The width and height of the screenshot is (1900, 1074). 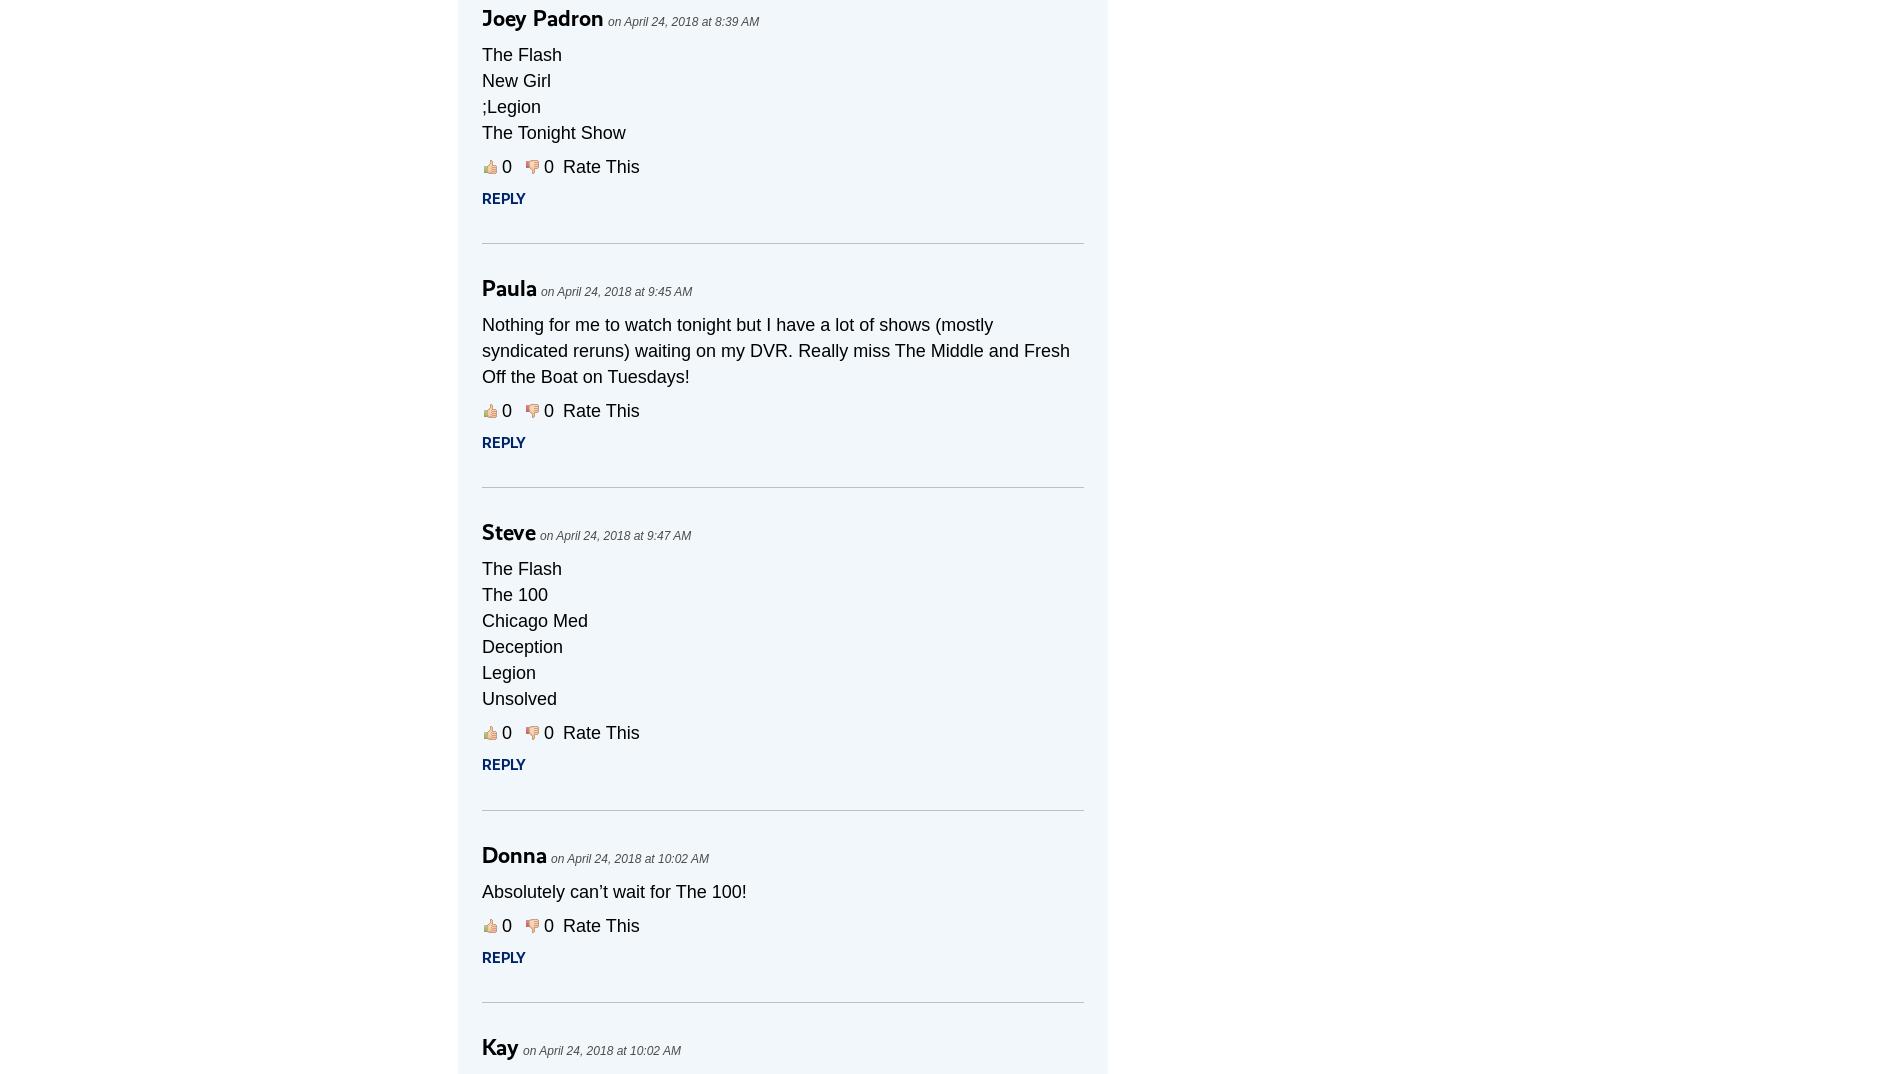 I want to click on 'Unsolved', so click(x=519, y=697).